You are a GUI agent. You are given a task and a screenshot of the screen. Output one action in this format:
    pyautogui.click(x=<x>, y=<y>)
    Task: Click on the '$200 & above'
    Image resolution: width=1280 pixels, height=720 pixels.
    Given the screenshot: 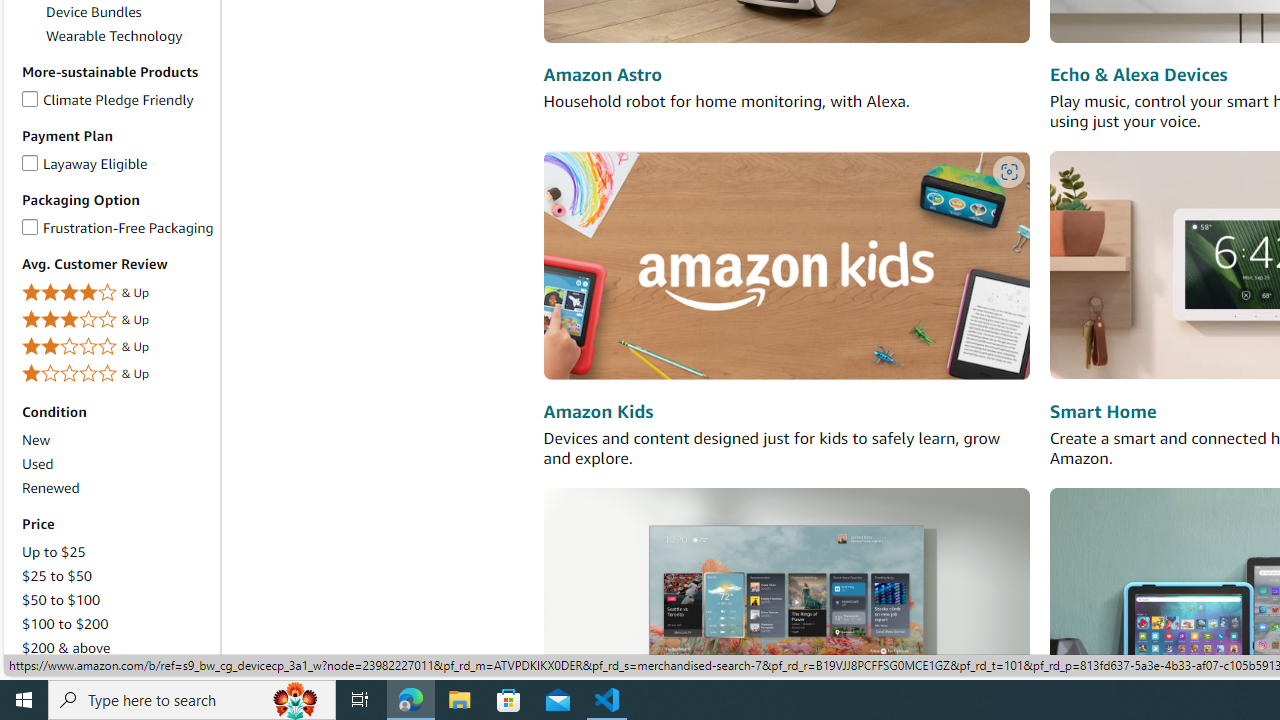 What is the action you would take?
    pyautogui.click(x=116, y=648)
    